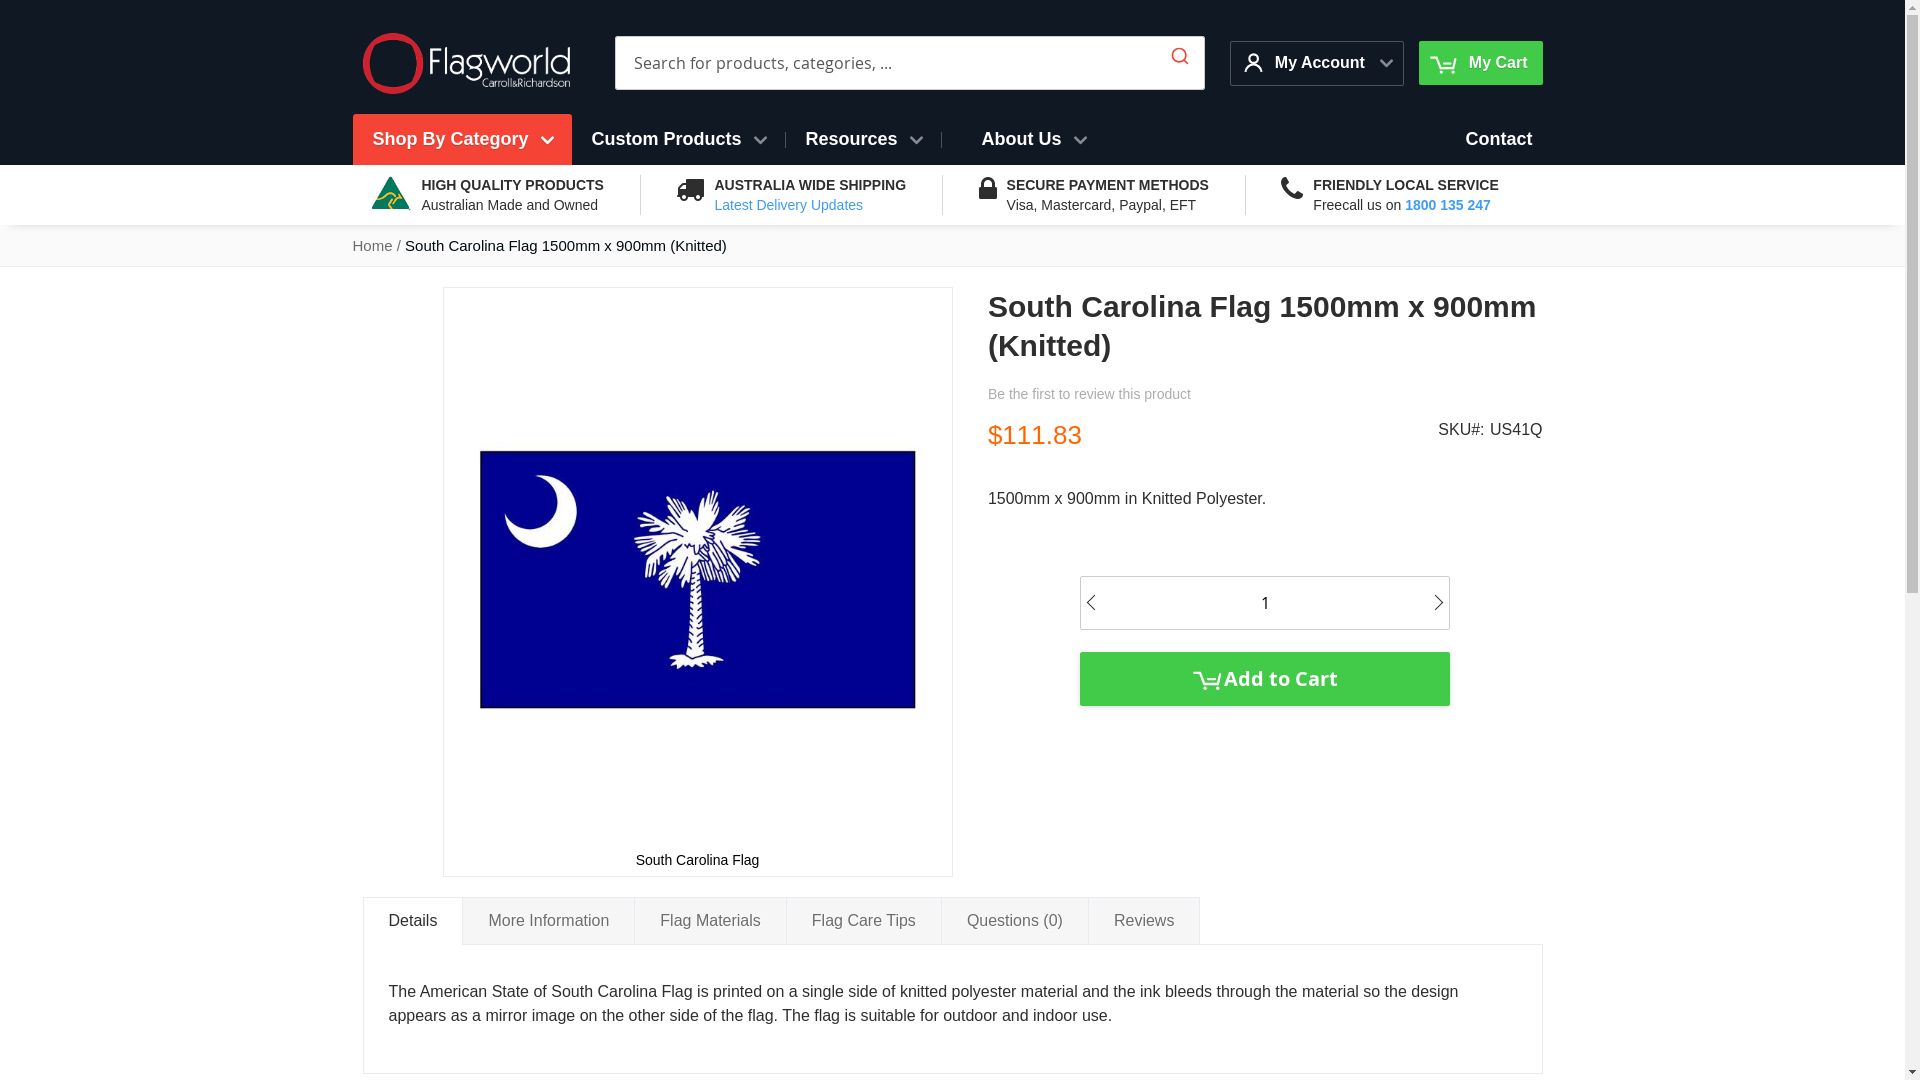  Describe the element at coordinates (1088, 393) in the screenshot. I see `'Be the first to review this product'` at that location.